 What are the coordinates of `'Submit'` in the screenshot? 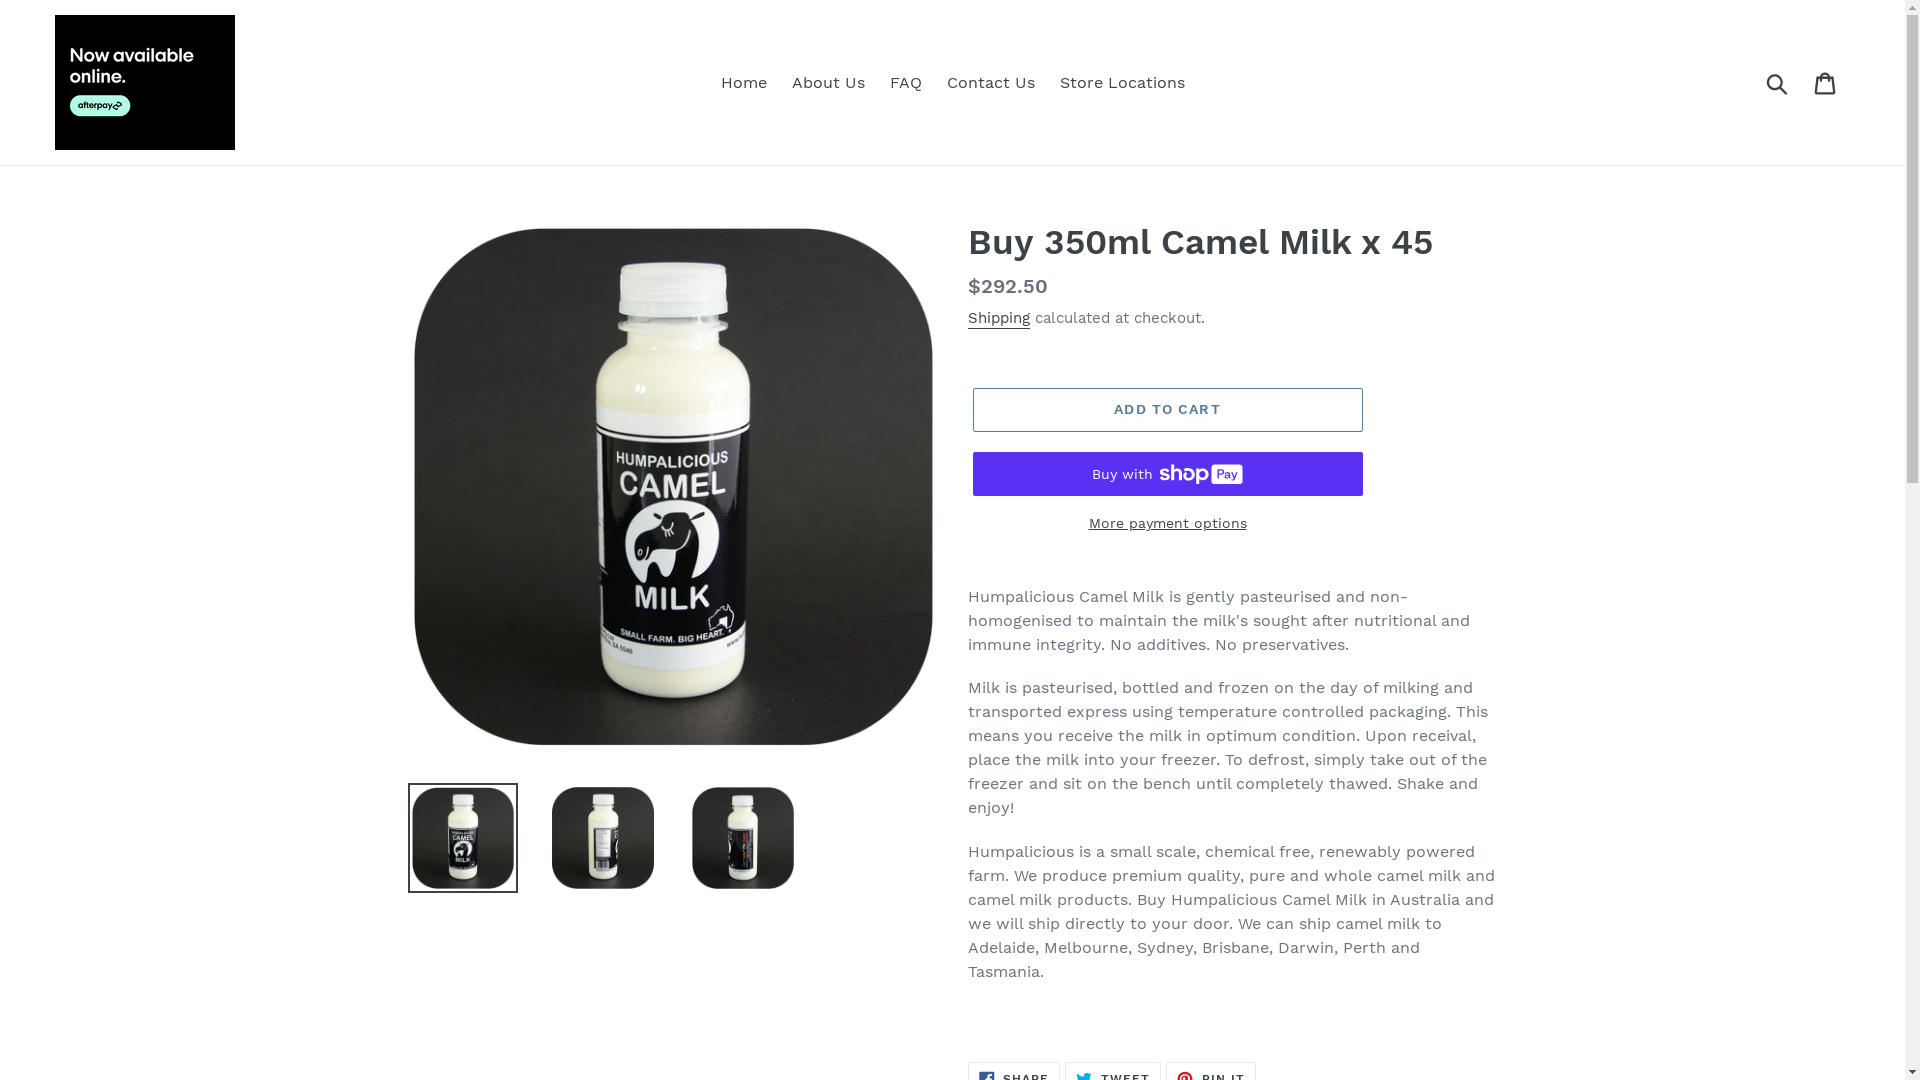 It's located at (1778, 80).